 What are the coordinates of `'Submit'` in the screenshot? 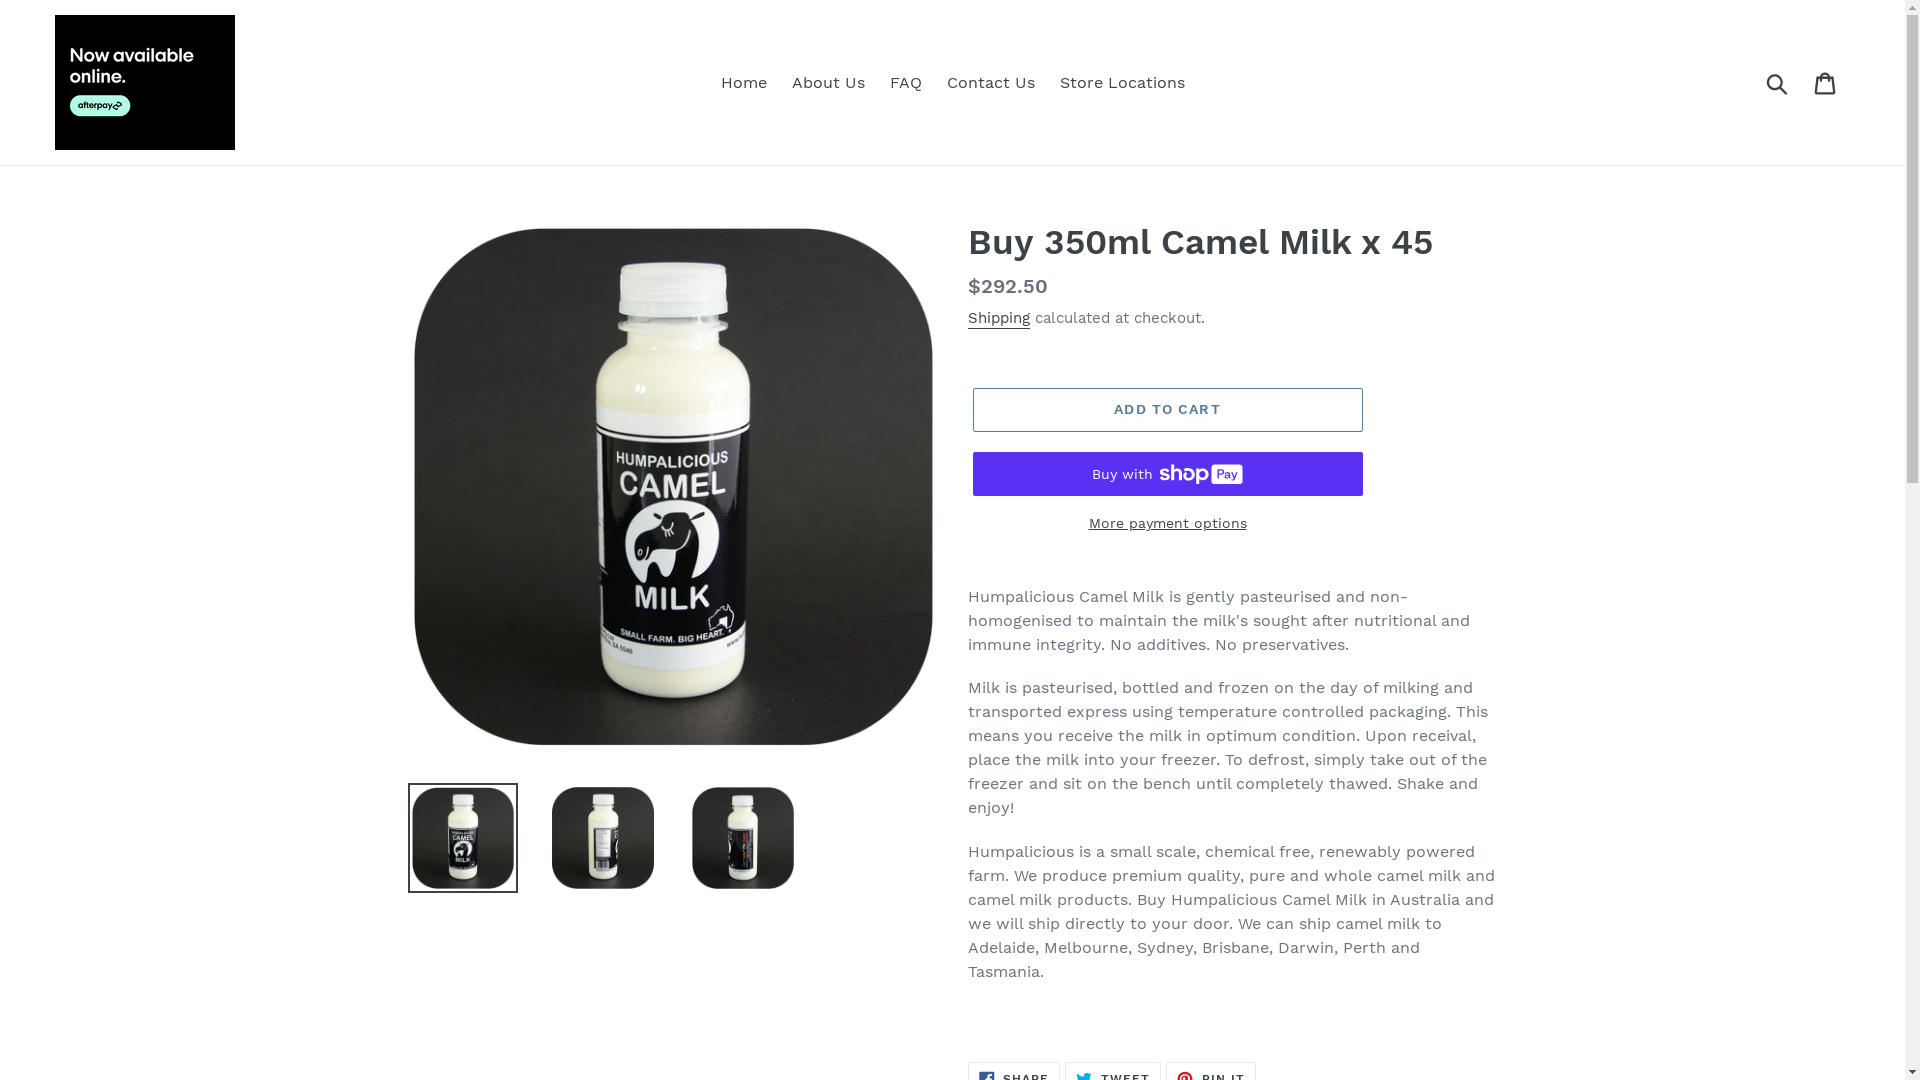 It's located at (1778, 80).